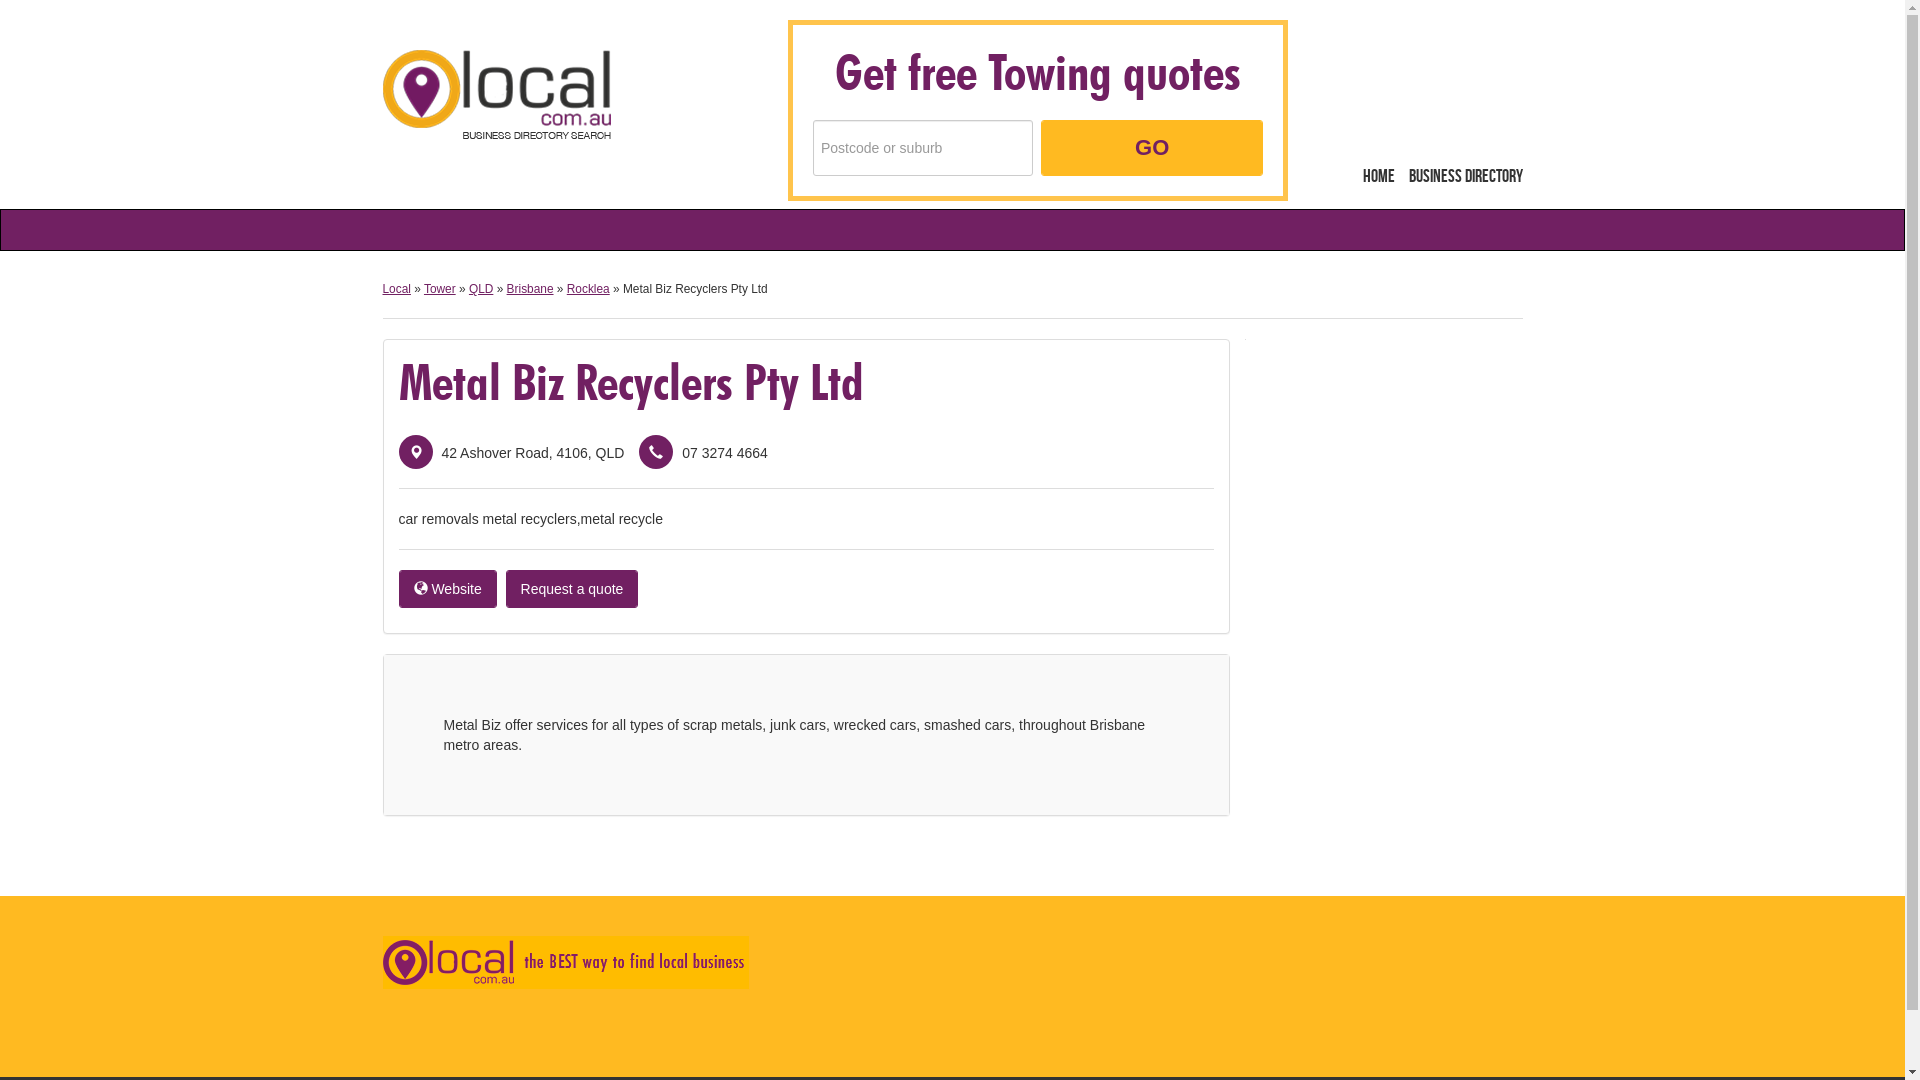 This screenshot has width=1920, height=1080. Describe the element at coordinates (565, 289) in the screenshot. I see `'Rocklea'` at that location.